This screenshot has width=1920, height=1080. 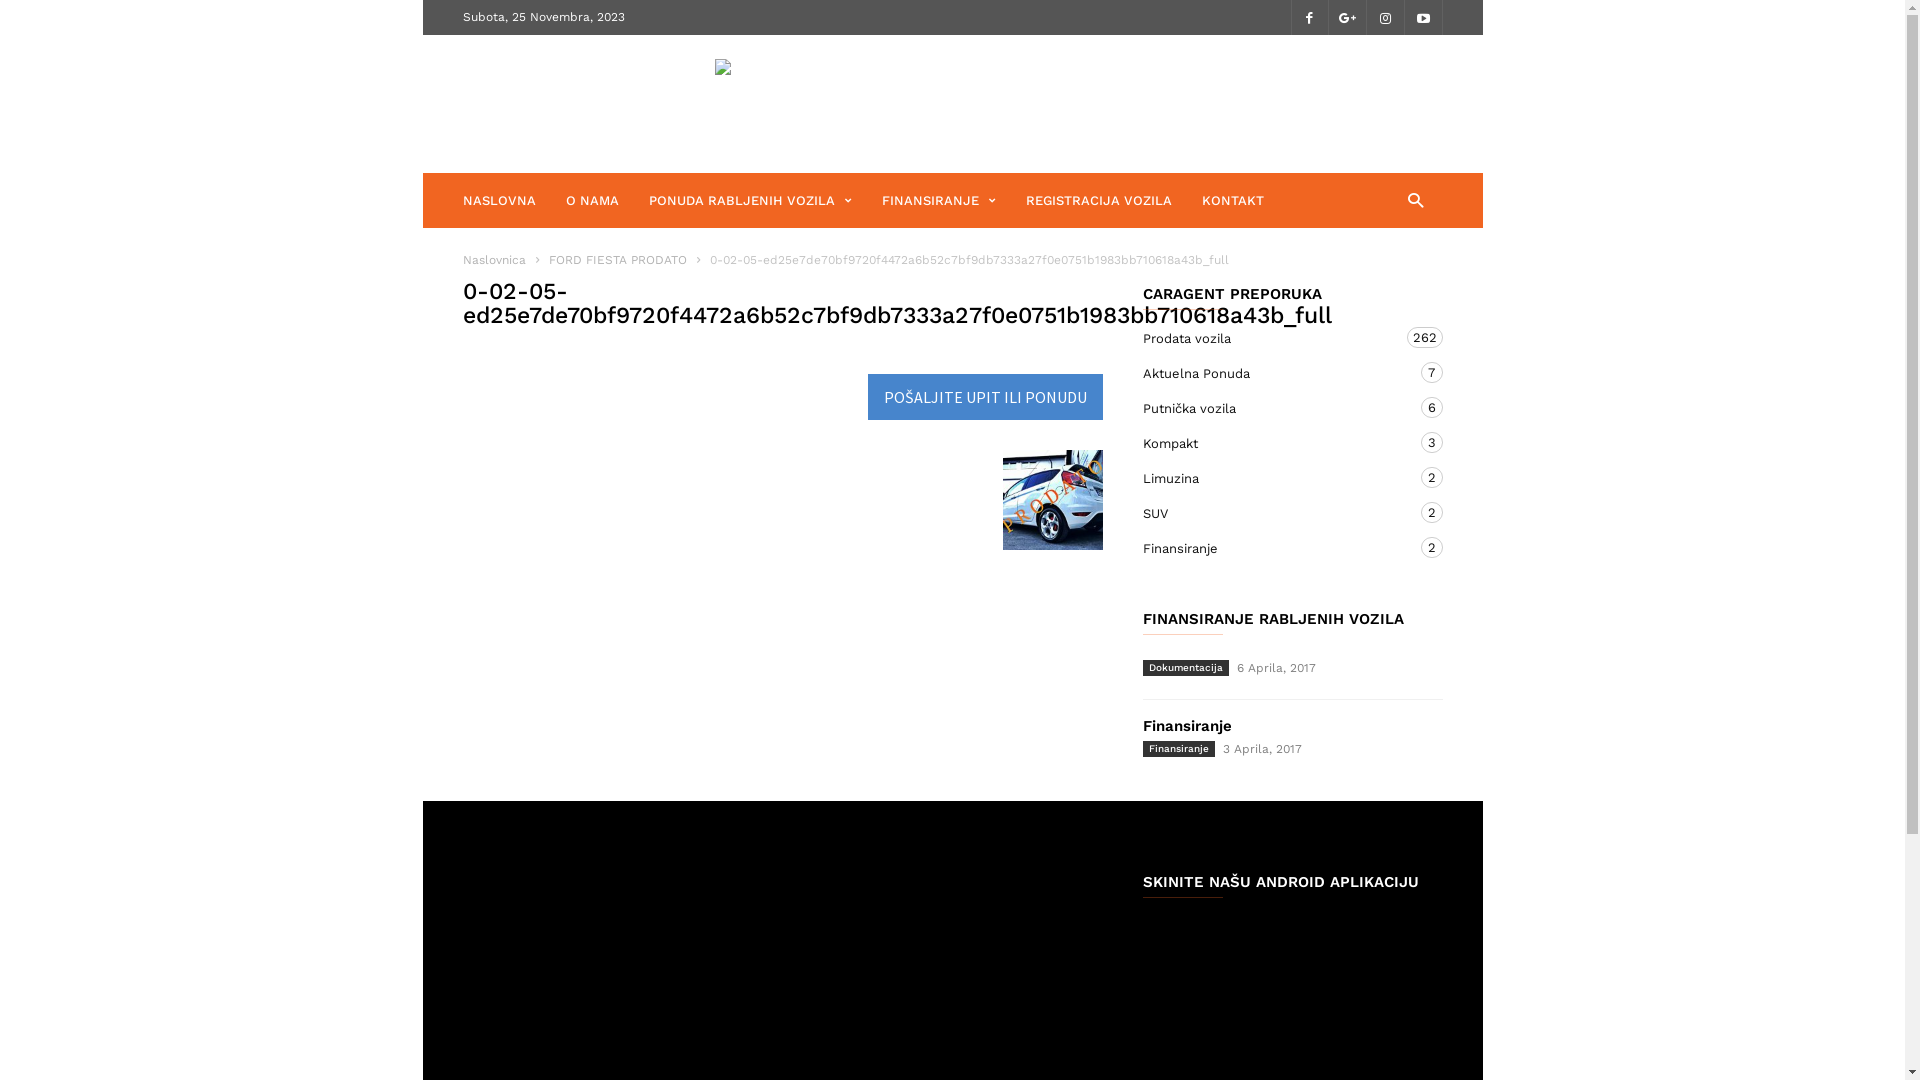 I want to click on 'Instagram', so click(x=1384, y=17).